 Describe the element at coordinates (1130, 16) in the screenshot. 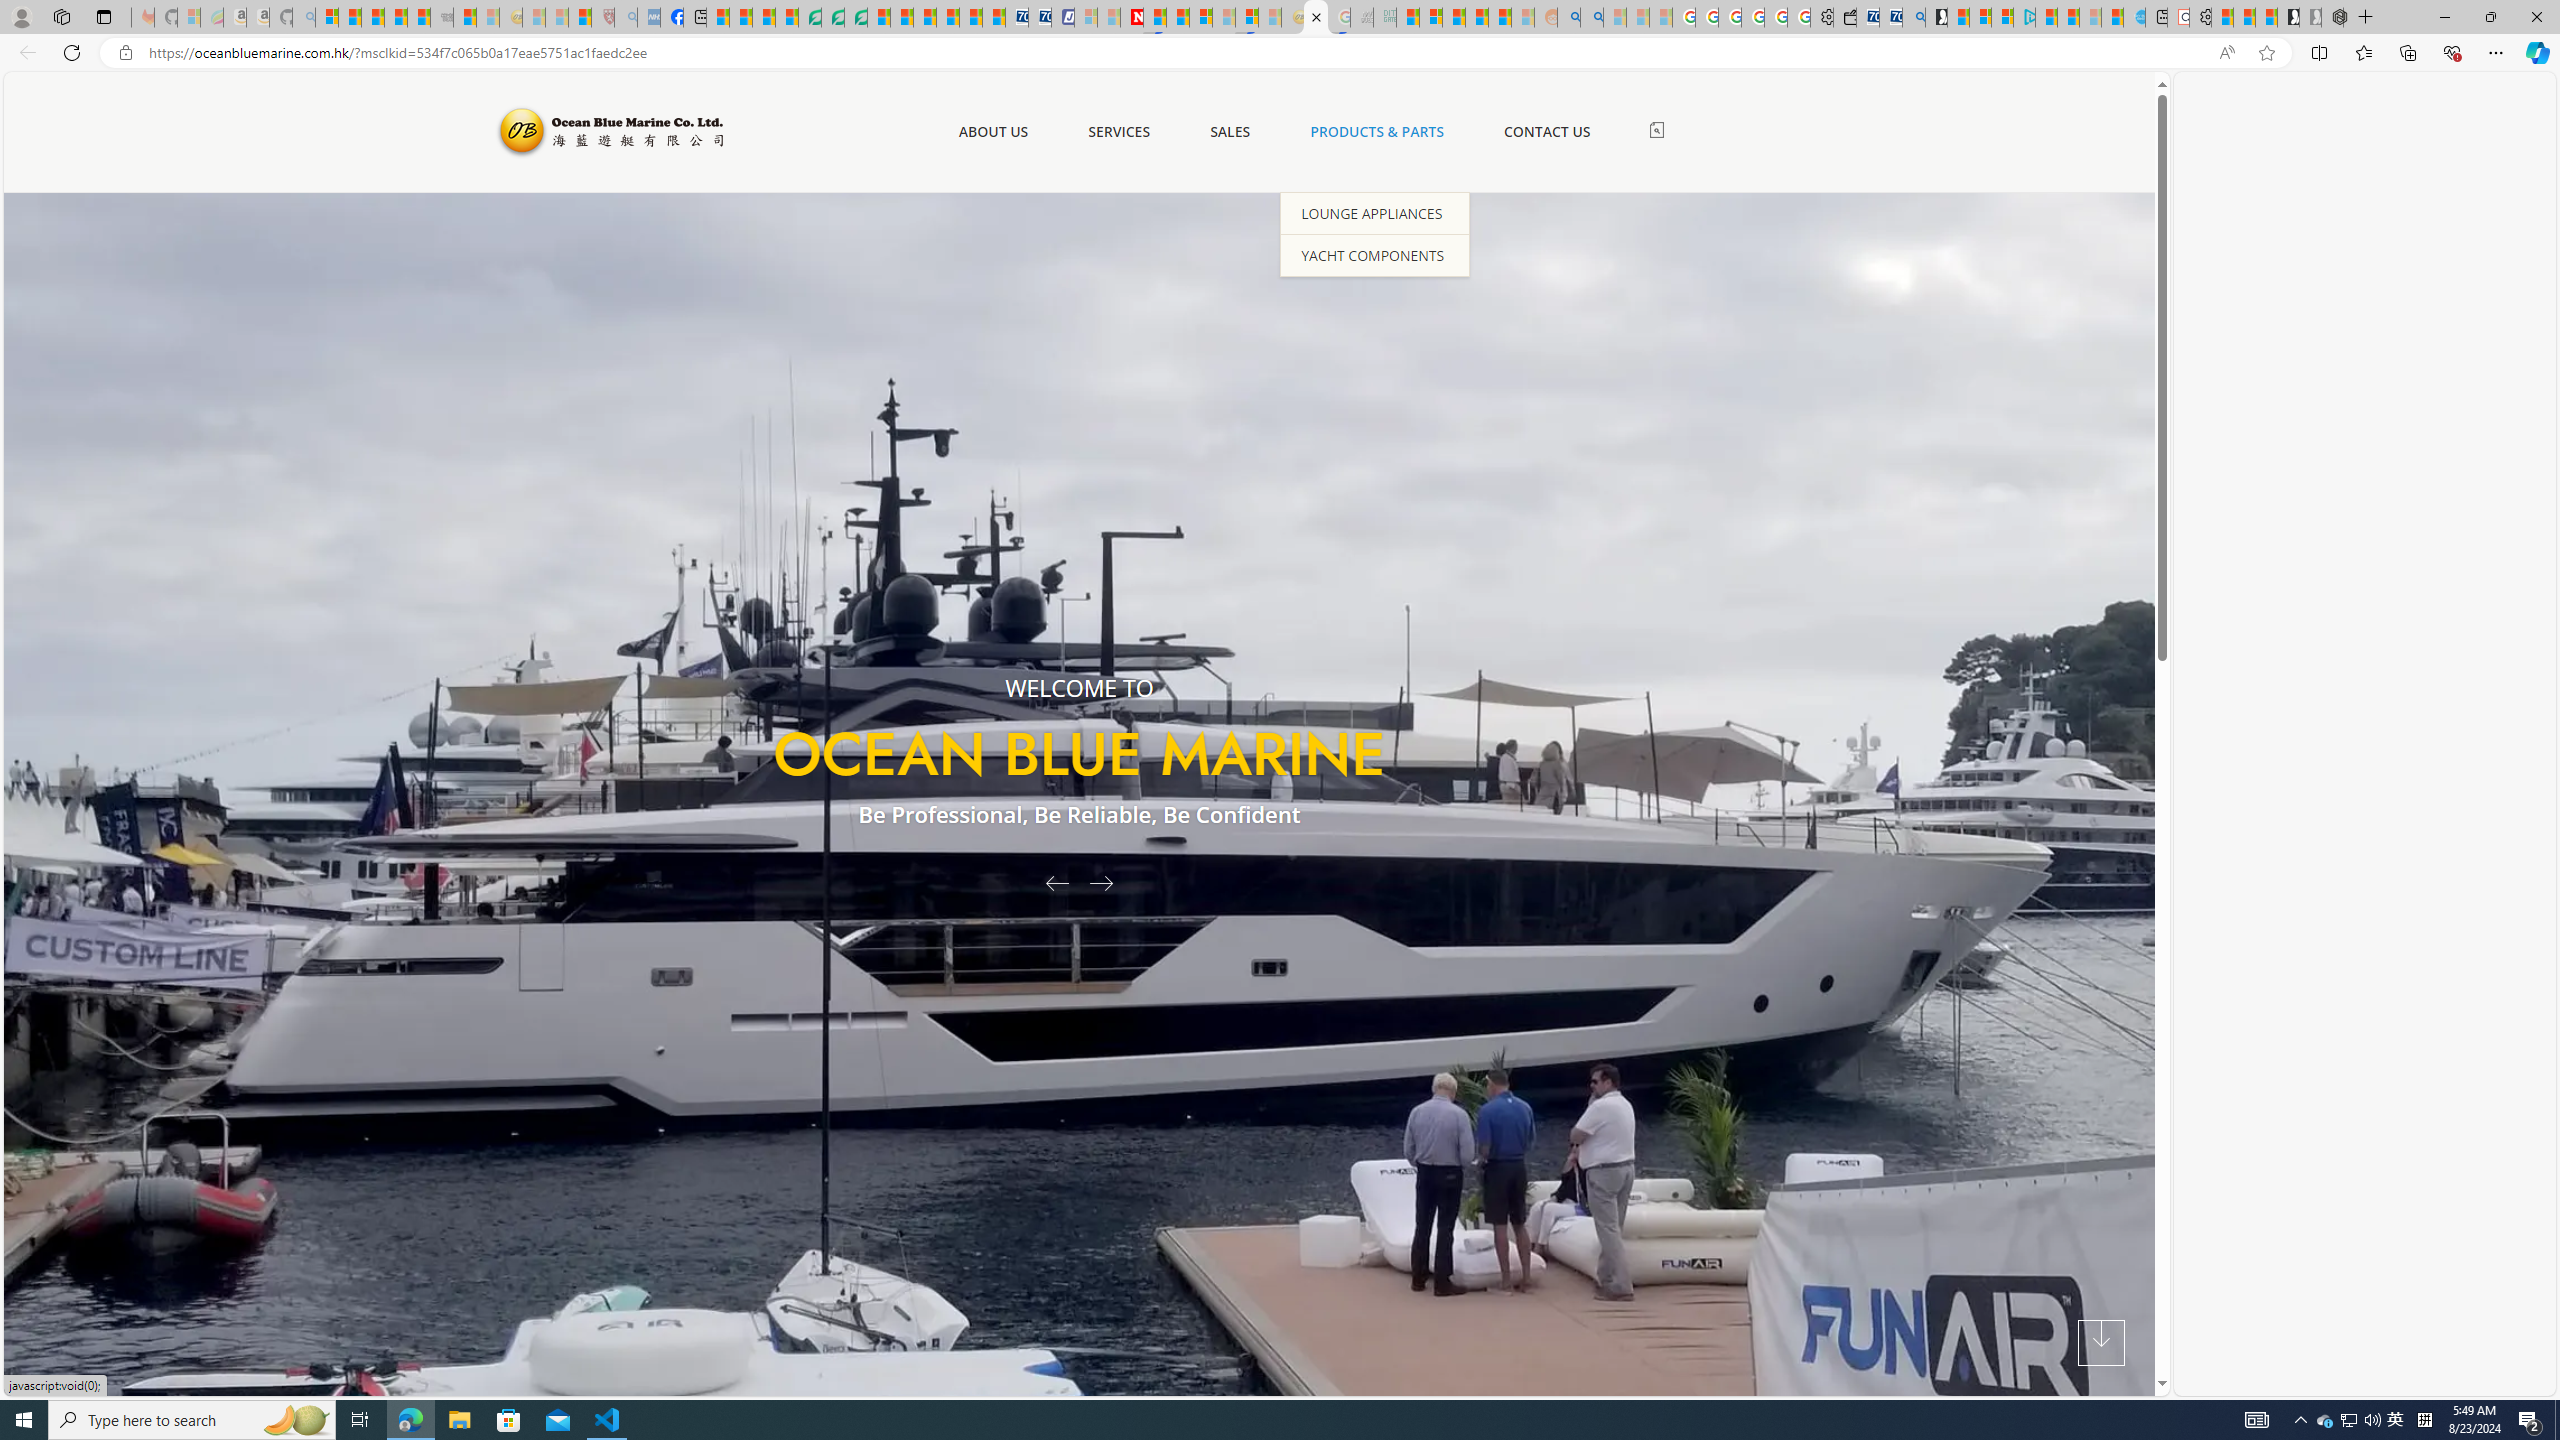

I see `'Latest Politics News & Archive | Newsweek.com'` at that location.